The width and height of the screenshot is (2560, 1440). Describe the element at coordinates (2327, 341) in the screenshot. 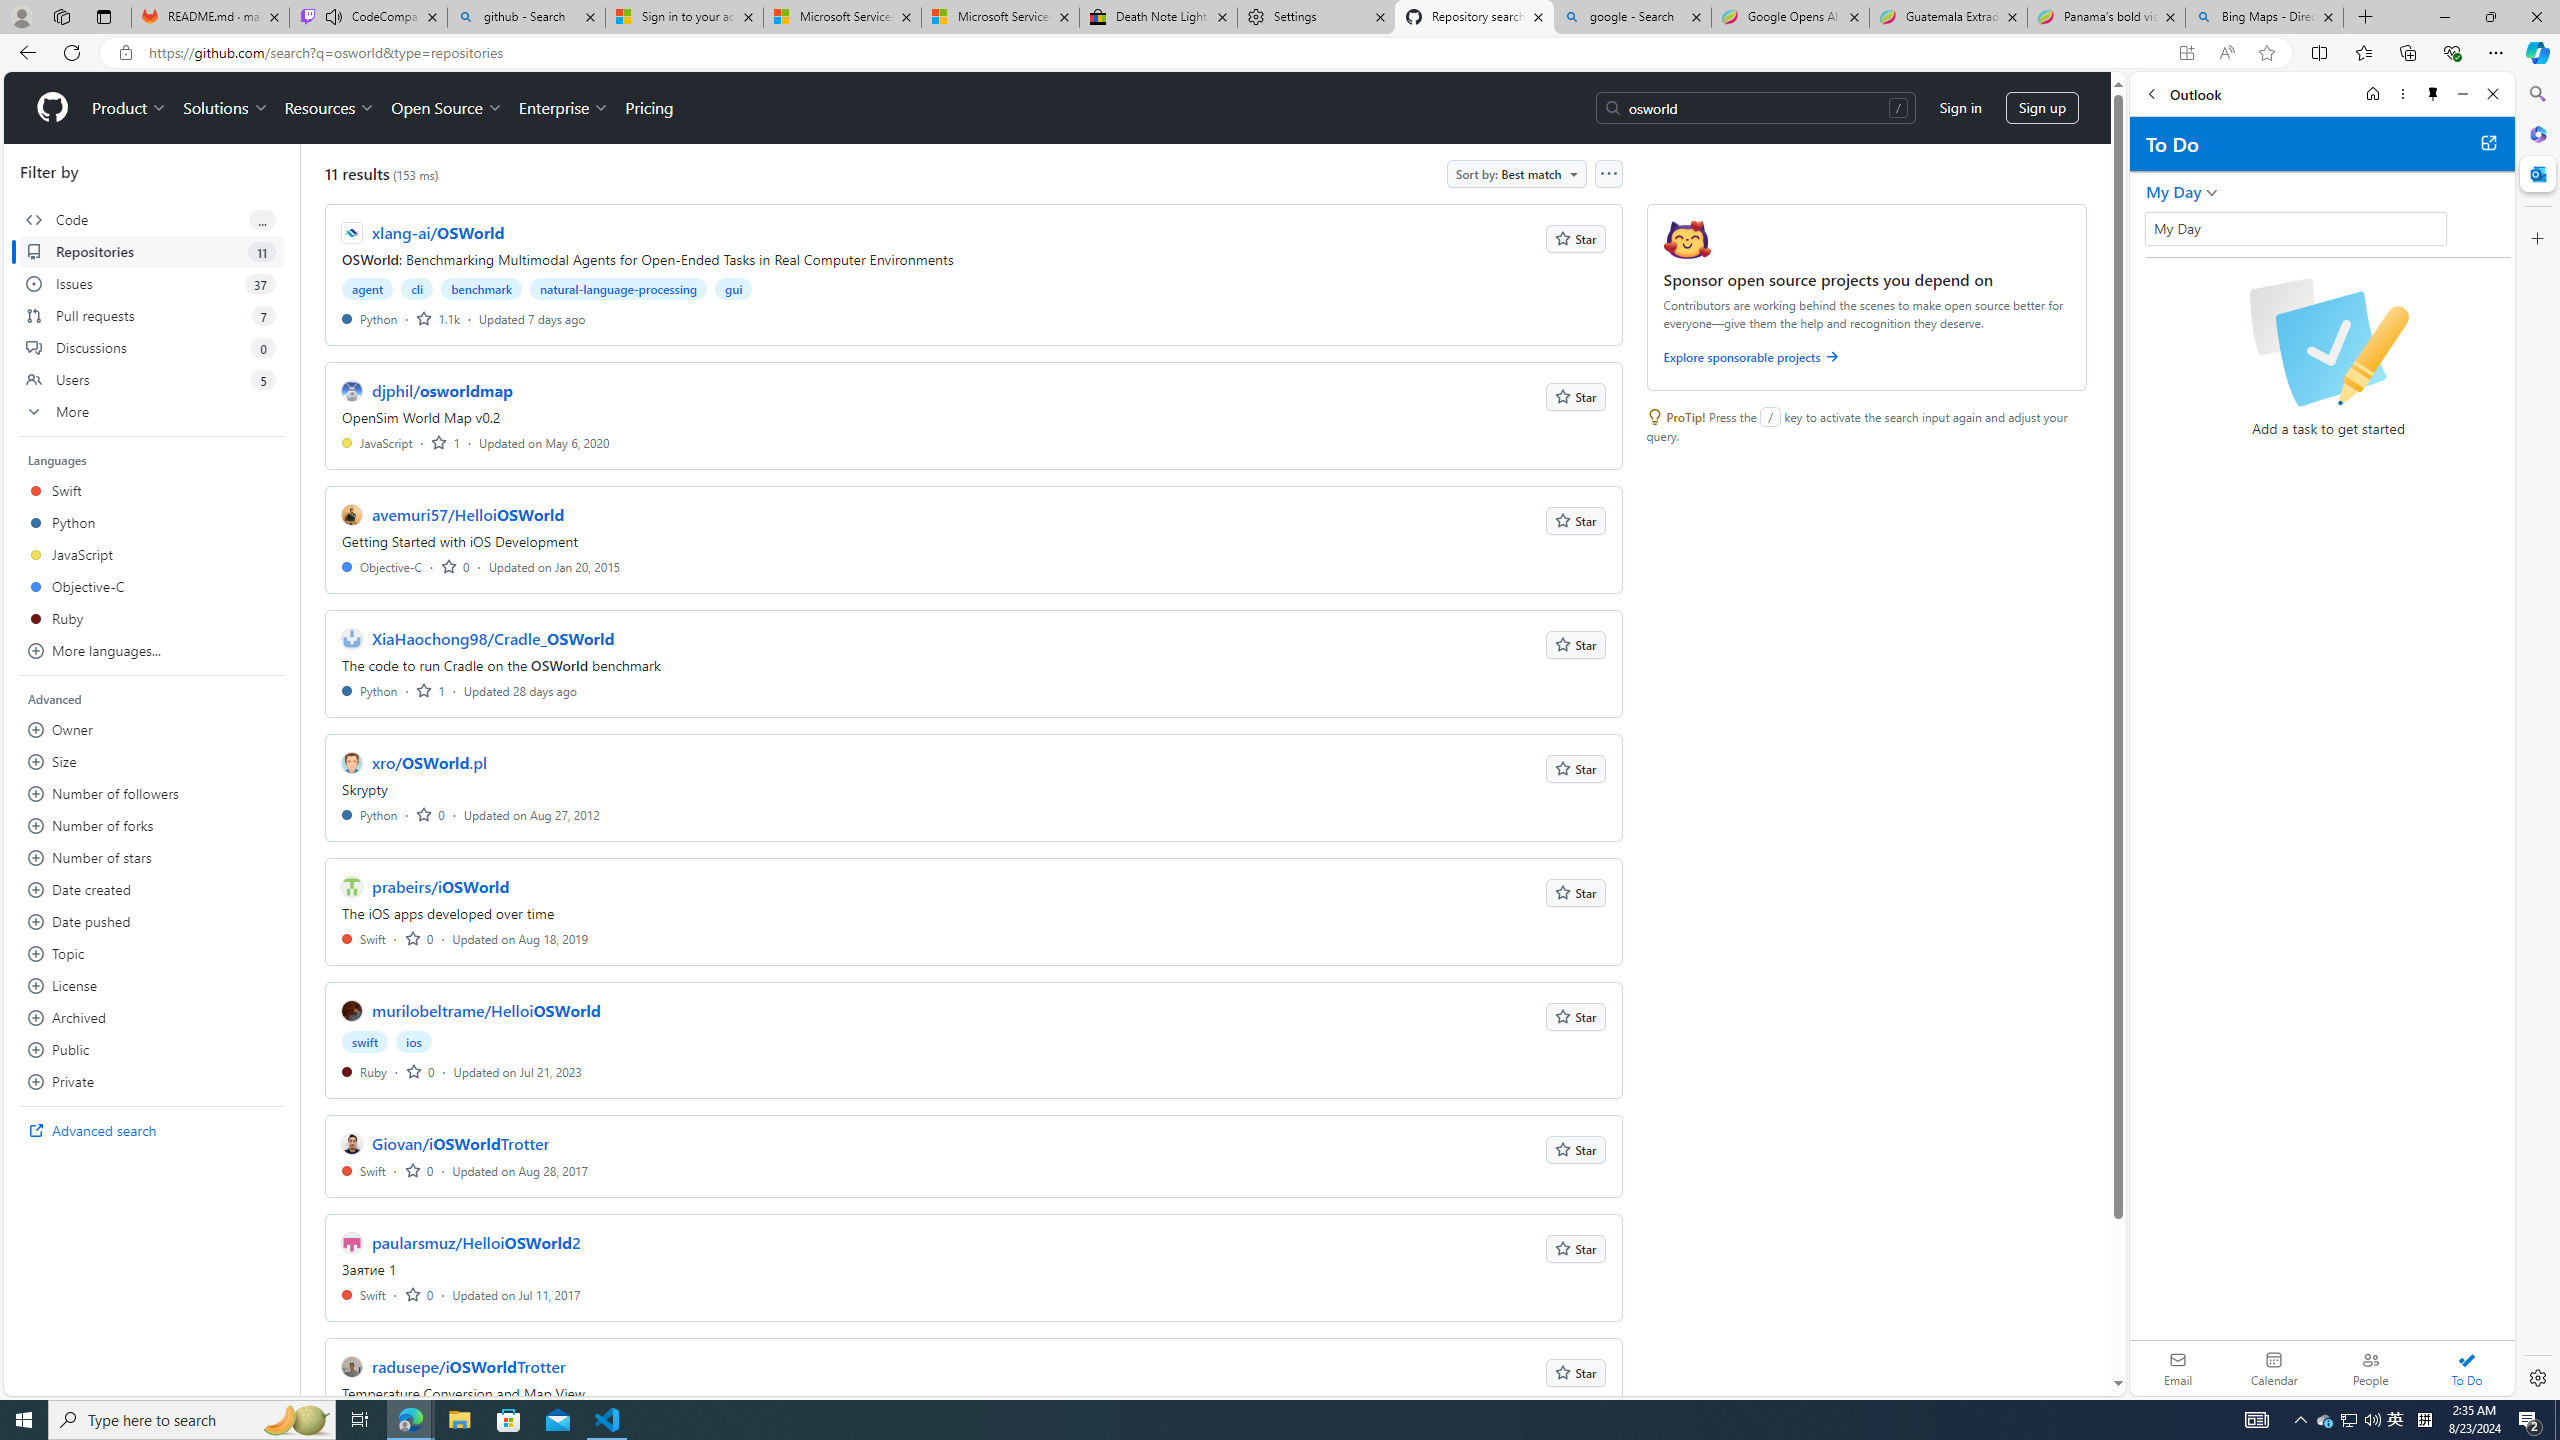

I see `'Checkbox with a pencil'` at that location.